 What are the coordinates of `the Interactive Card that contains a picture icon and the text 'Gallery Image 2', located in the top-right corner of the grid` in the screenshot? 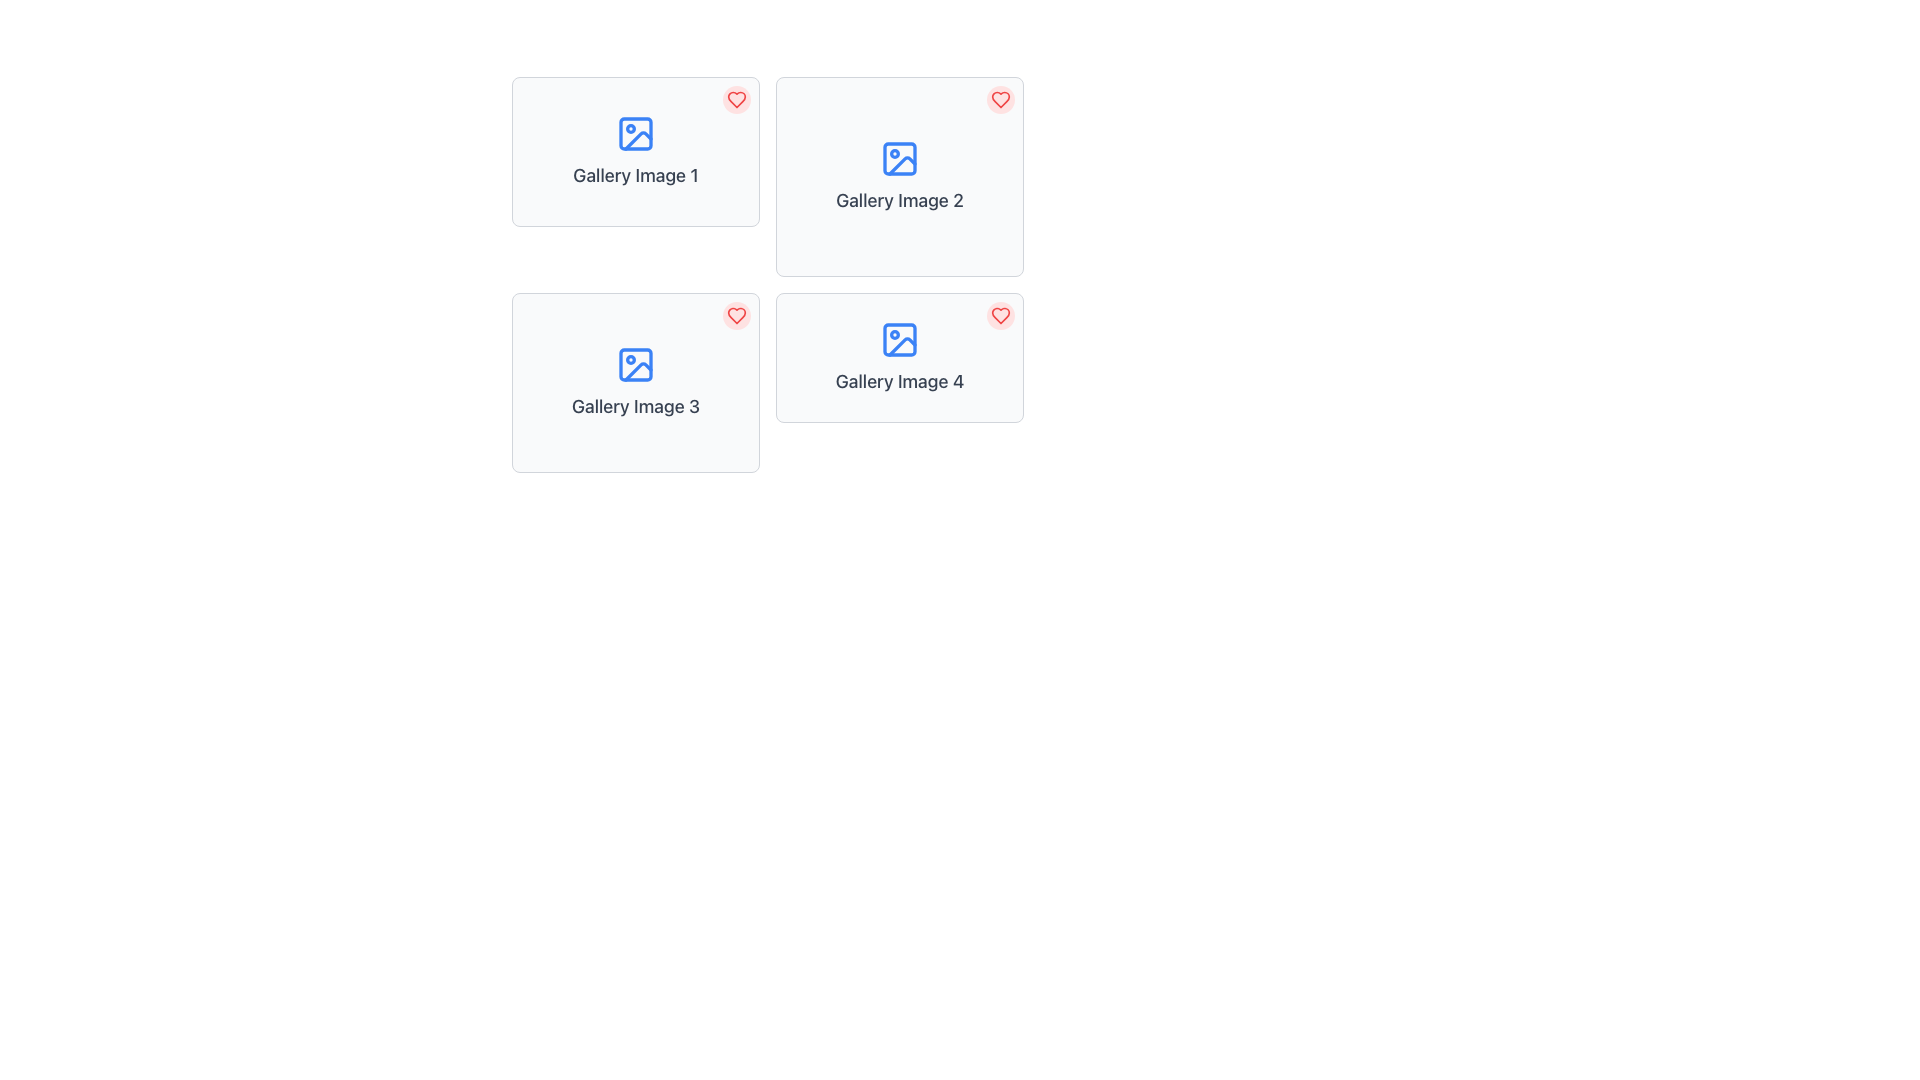 It's located at (899, 176).